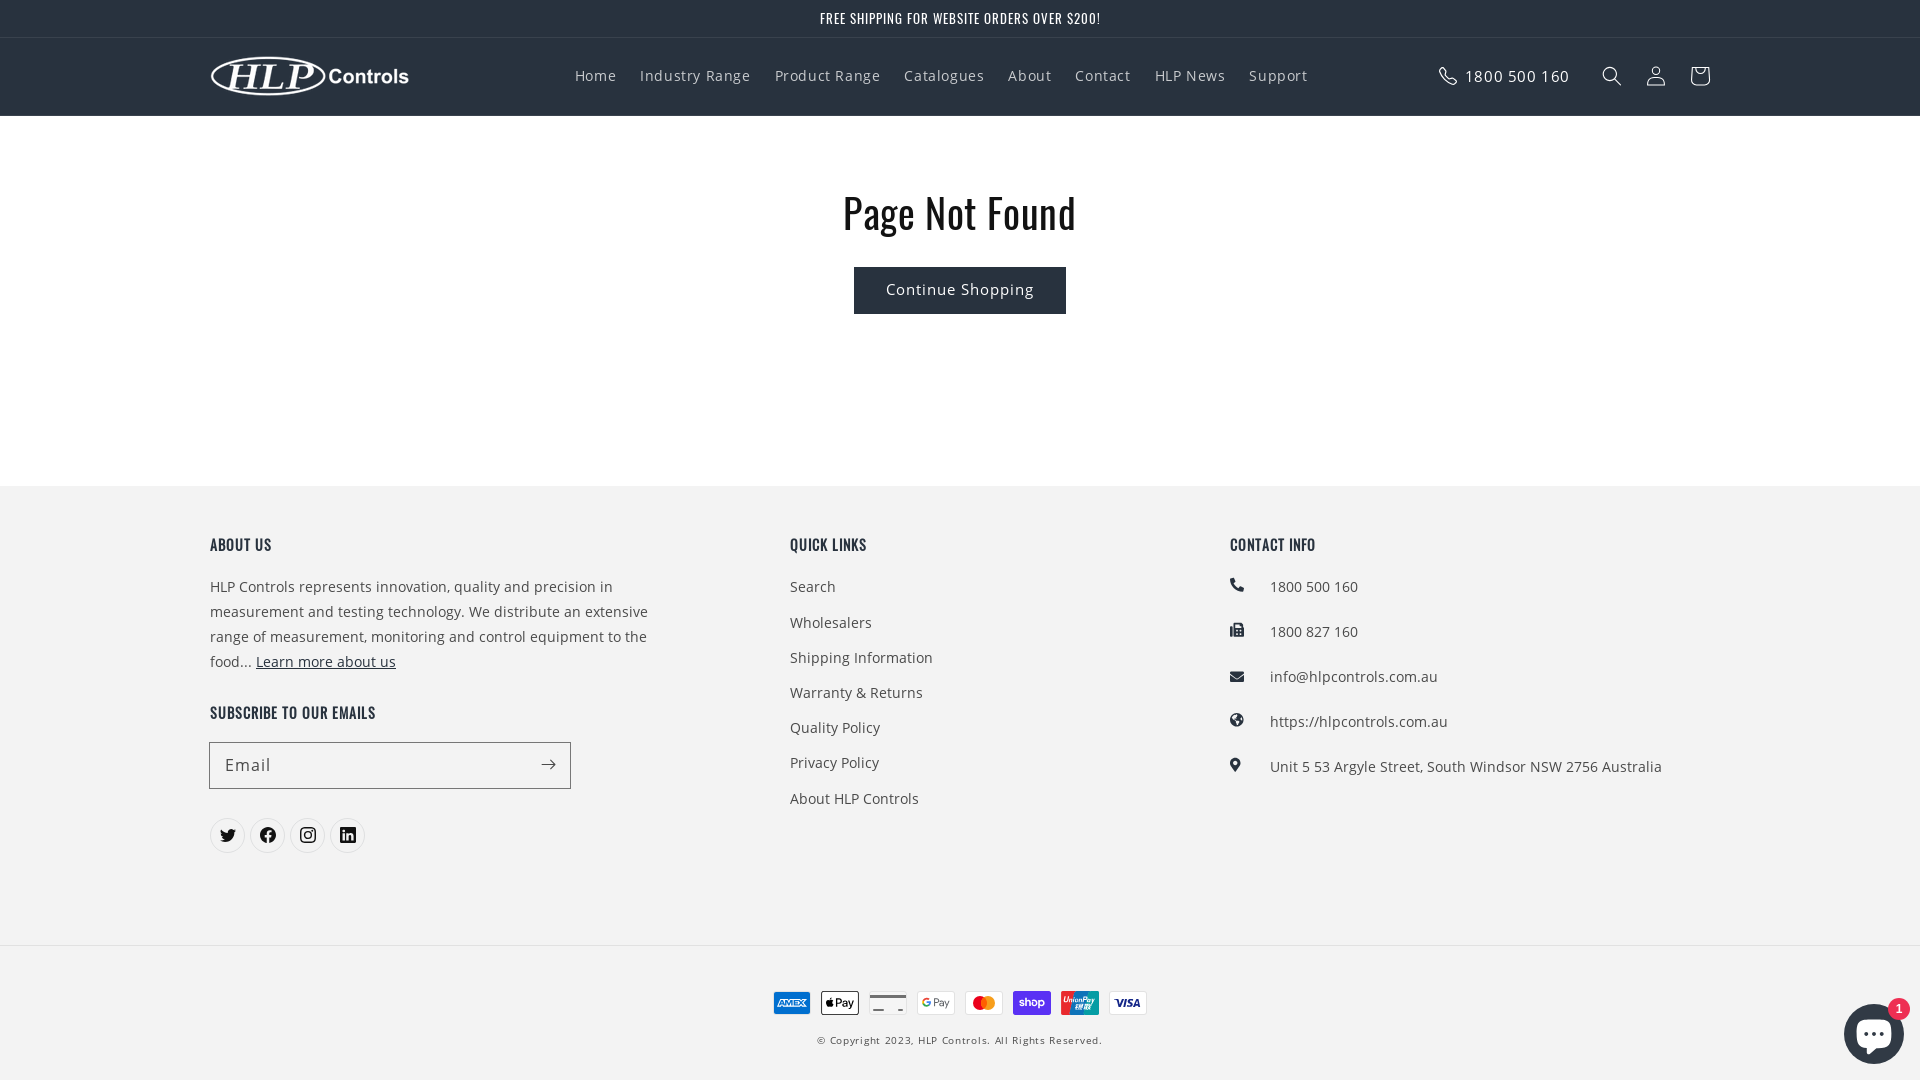 This screenshot has width=1920, height=1080. Describe the element at coordinates (789, 762) in the screenshot. I see `'Privacy Policy'` at that location.